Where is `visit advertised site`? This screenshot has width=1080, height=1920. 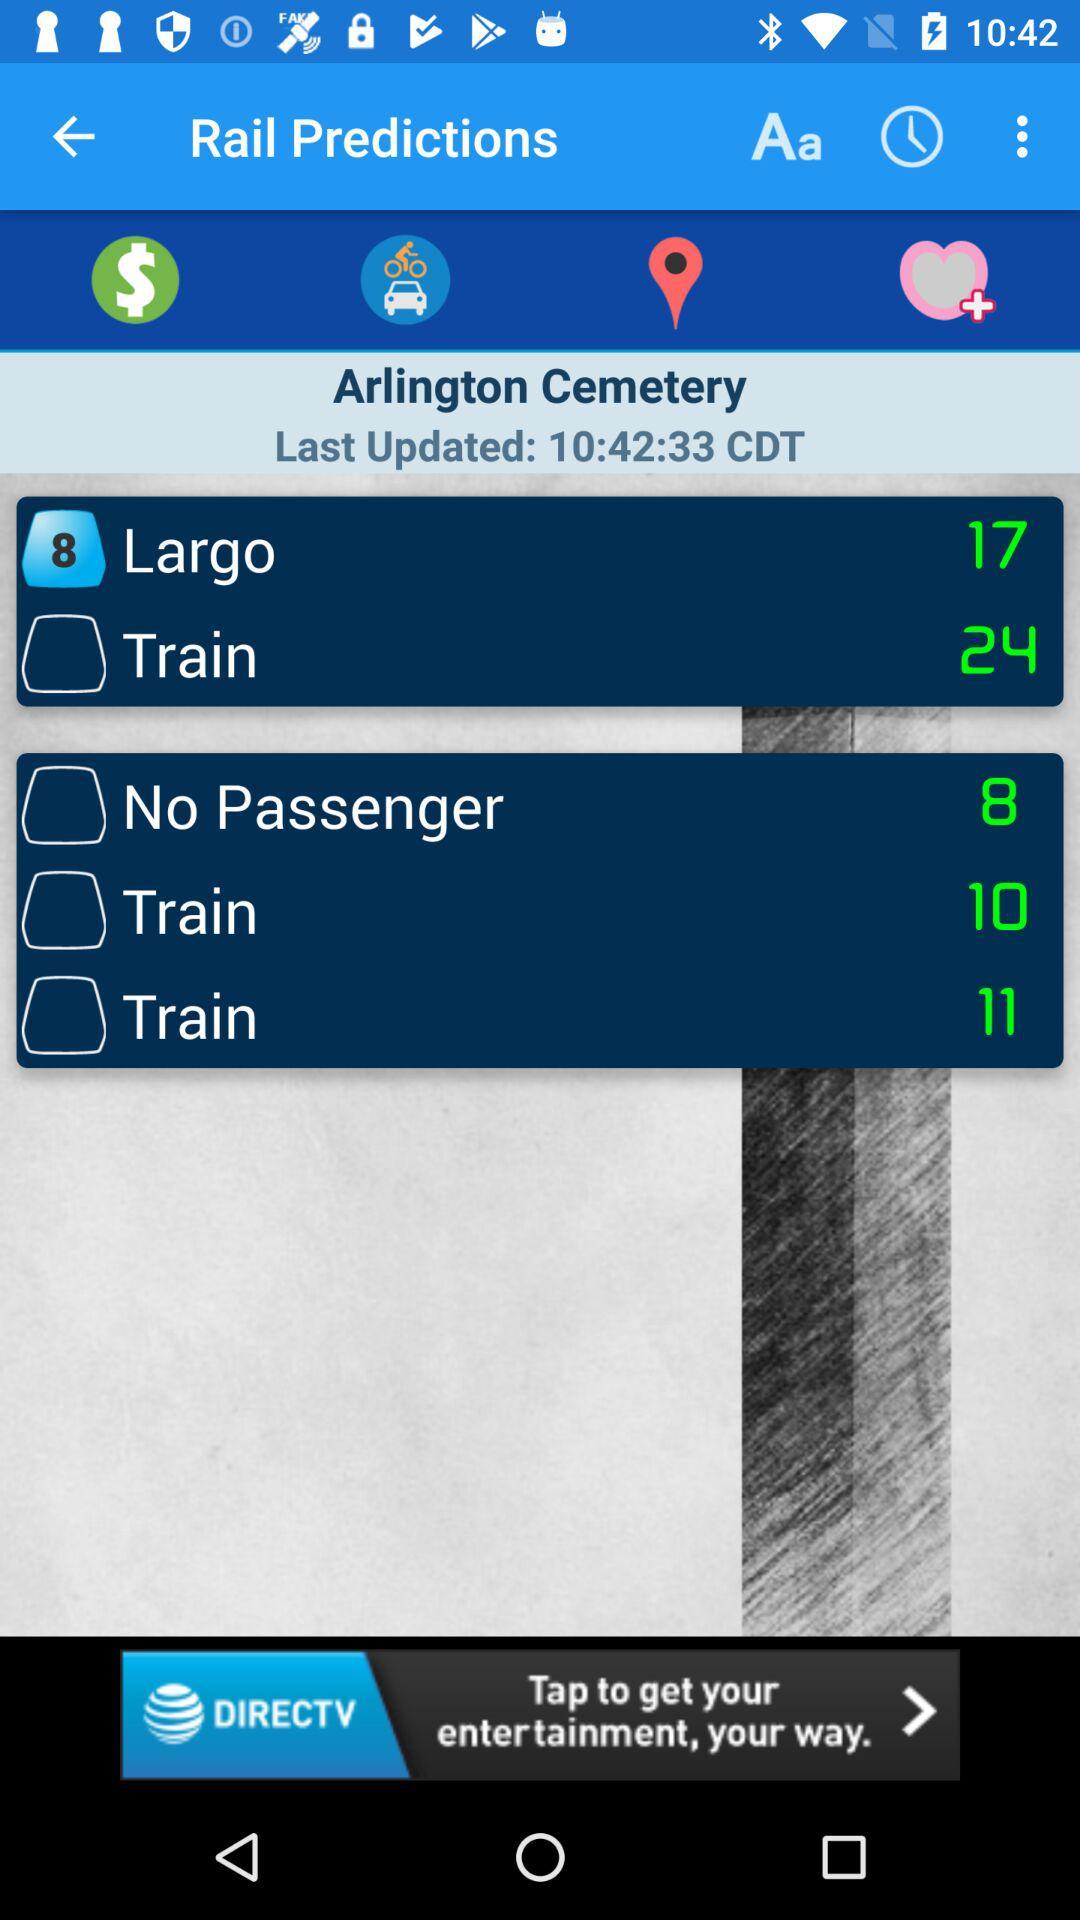
visit advertised site is located at coordinates (540, 1713).